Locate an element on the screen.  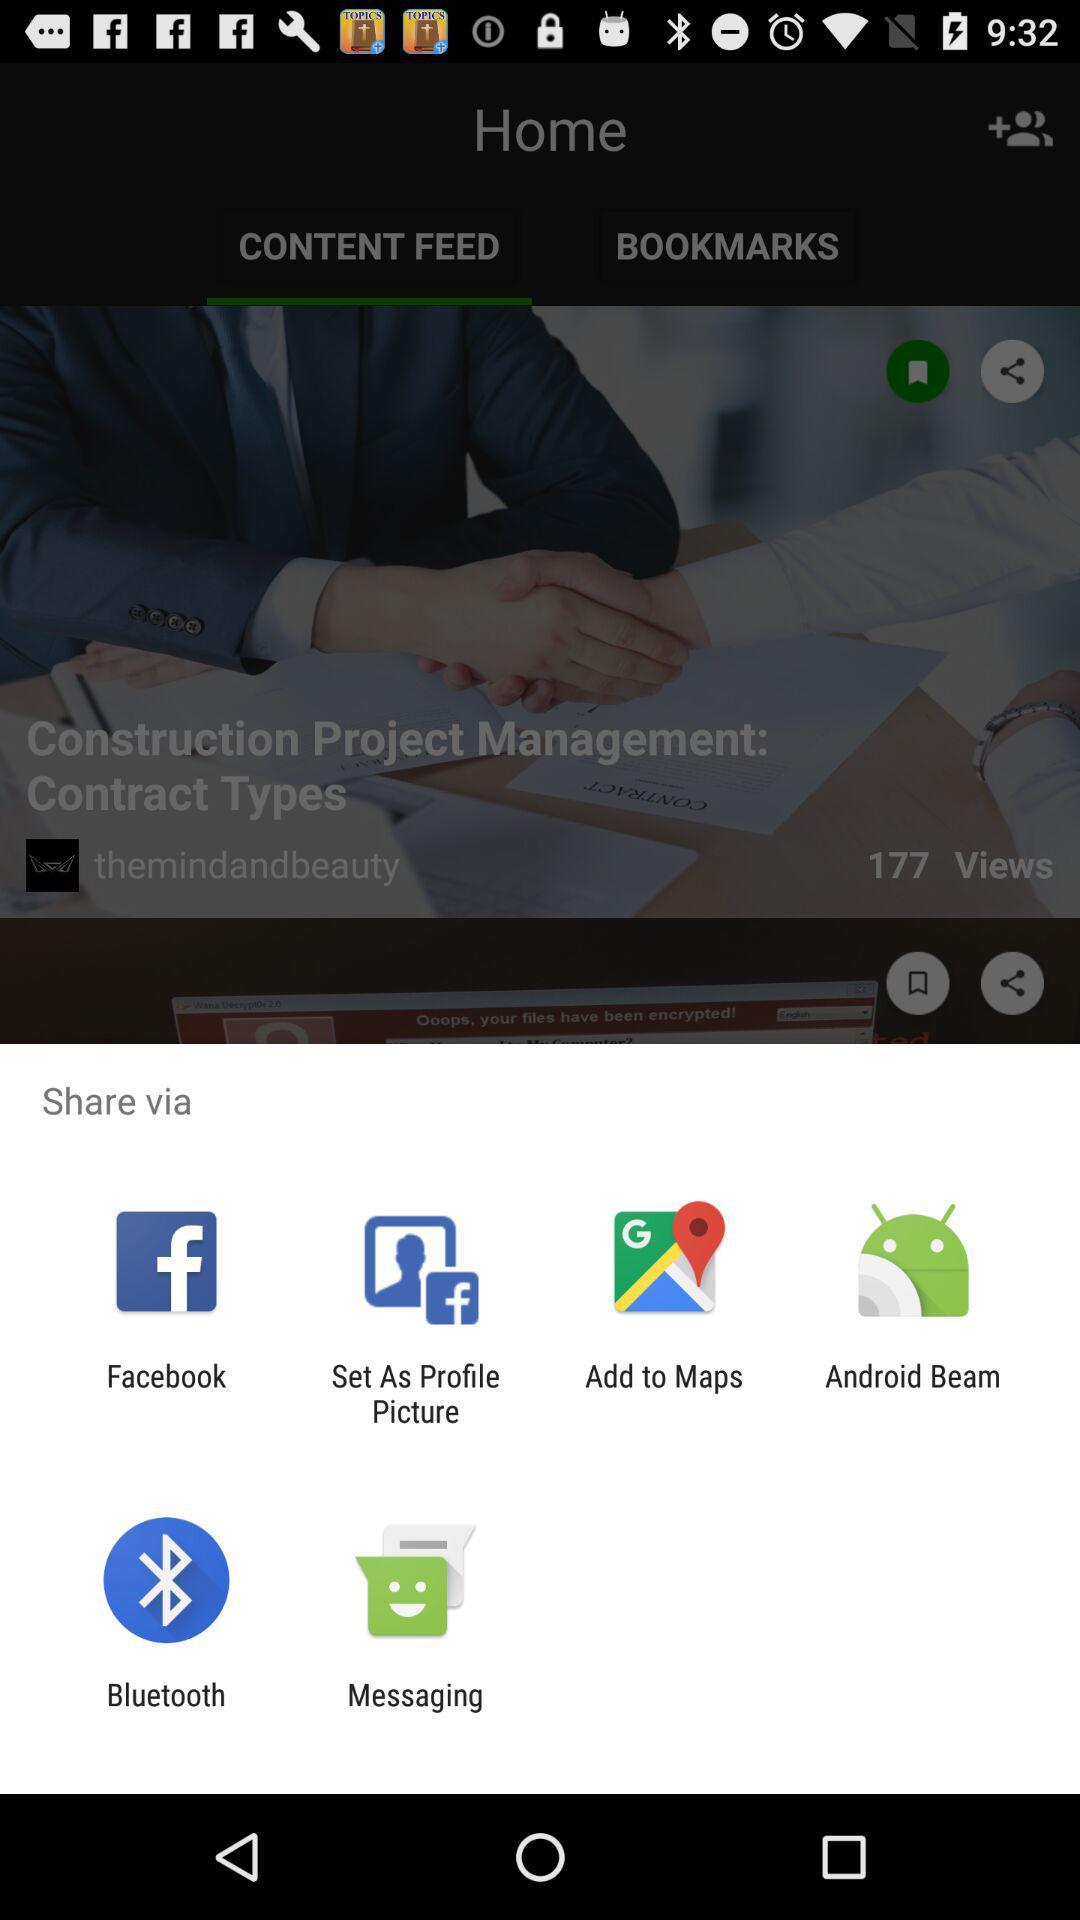
the app next to add to maps app is located at coordinates (913, 1392).